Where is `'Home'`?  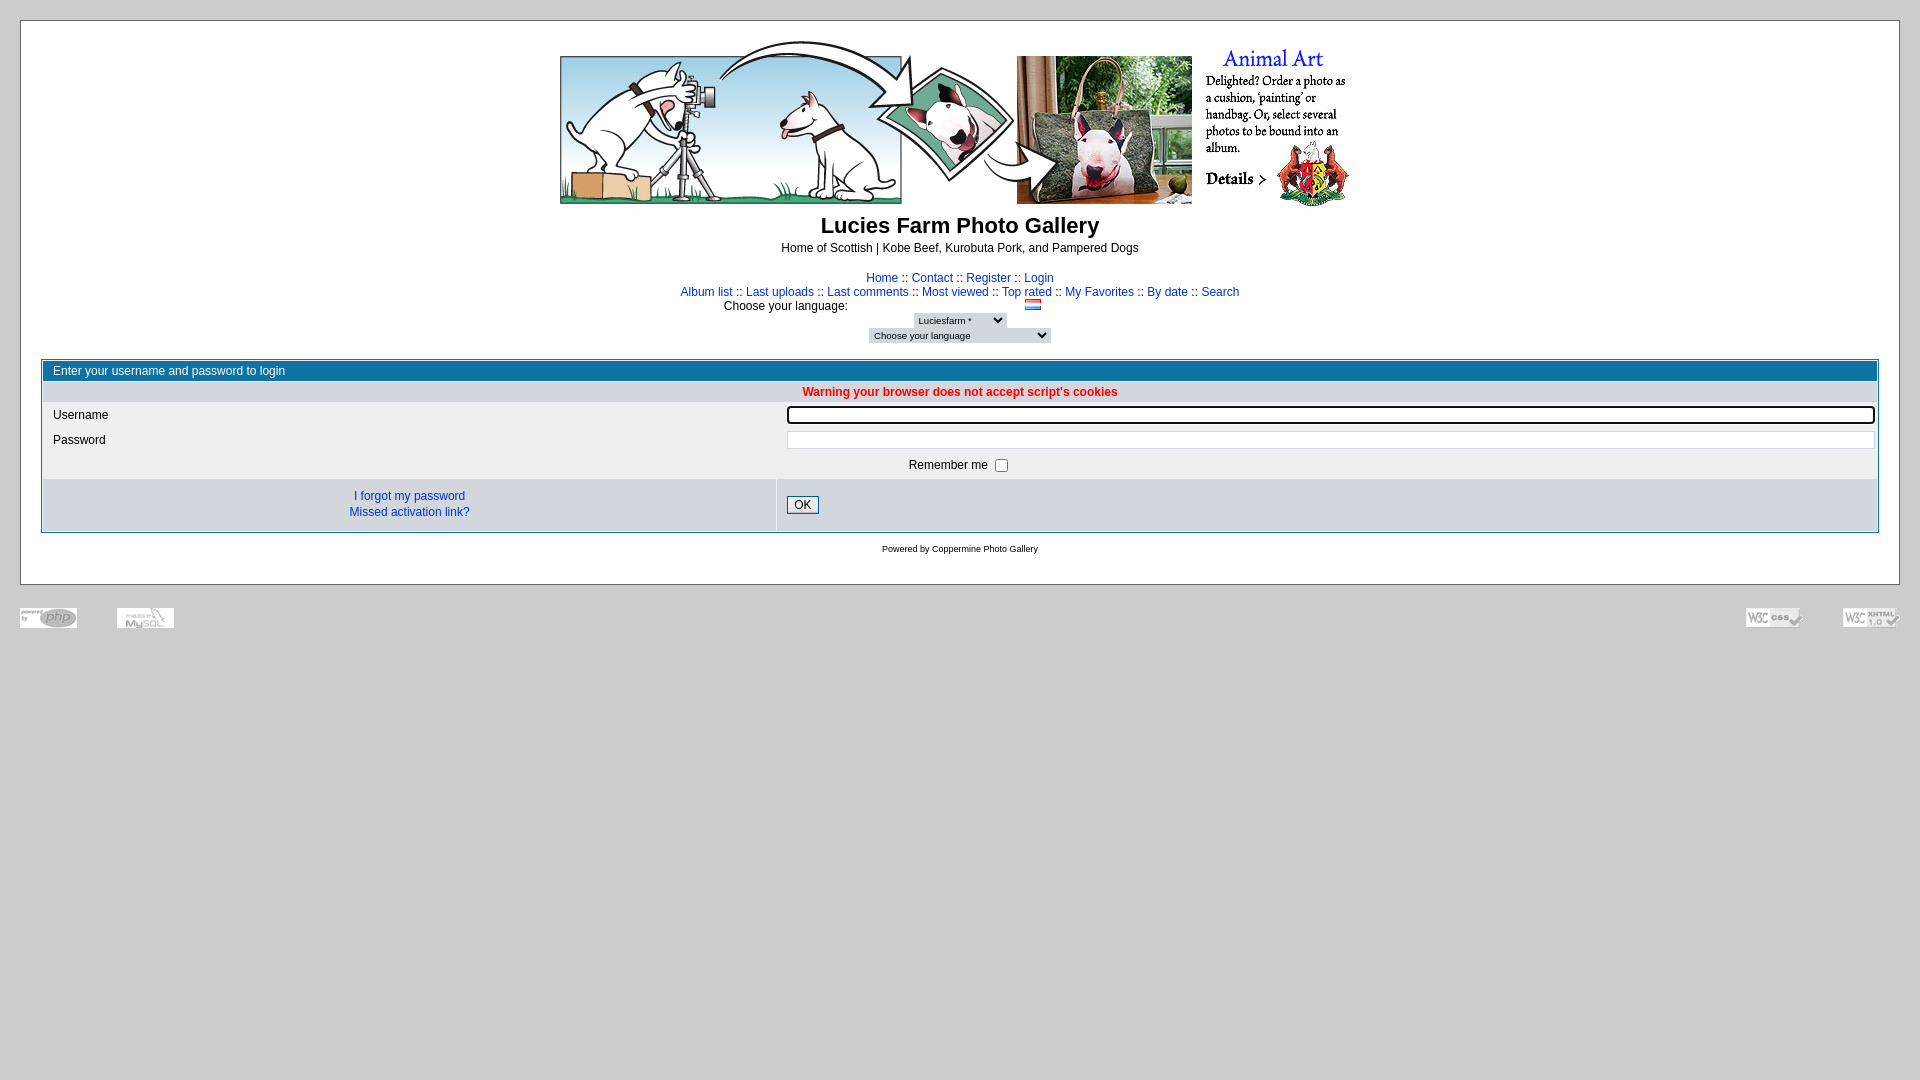
'Home' is located at coordinates (881, 277).